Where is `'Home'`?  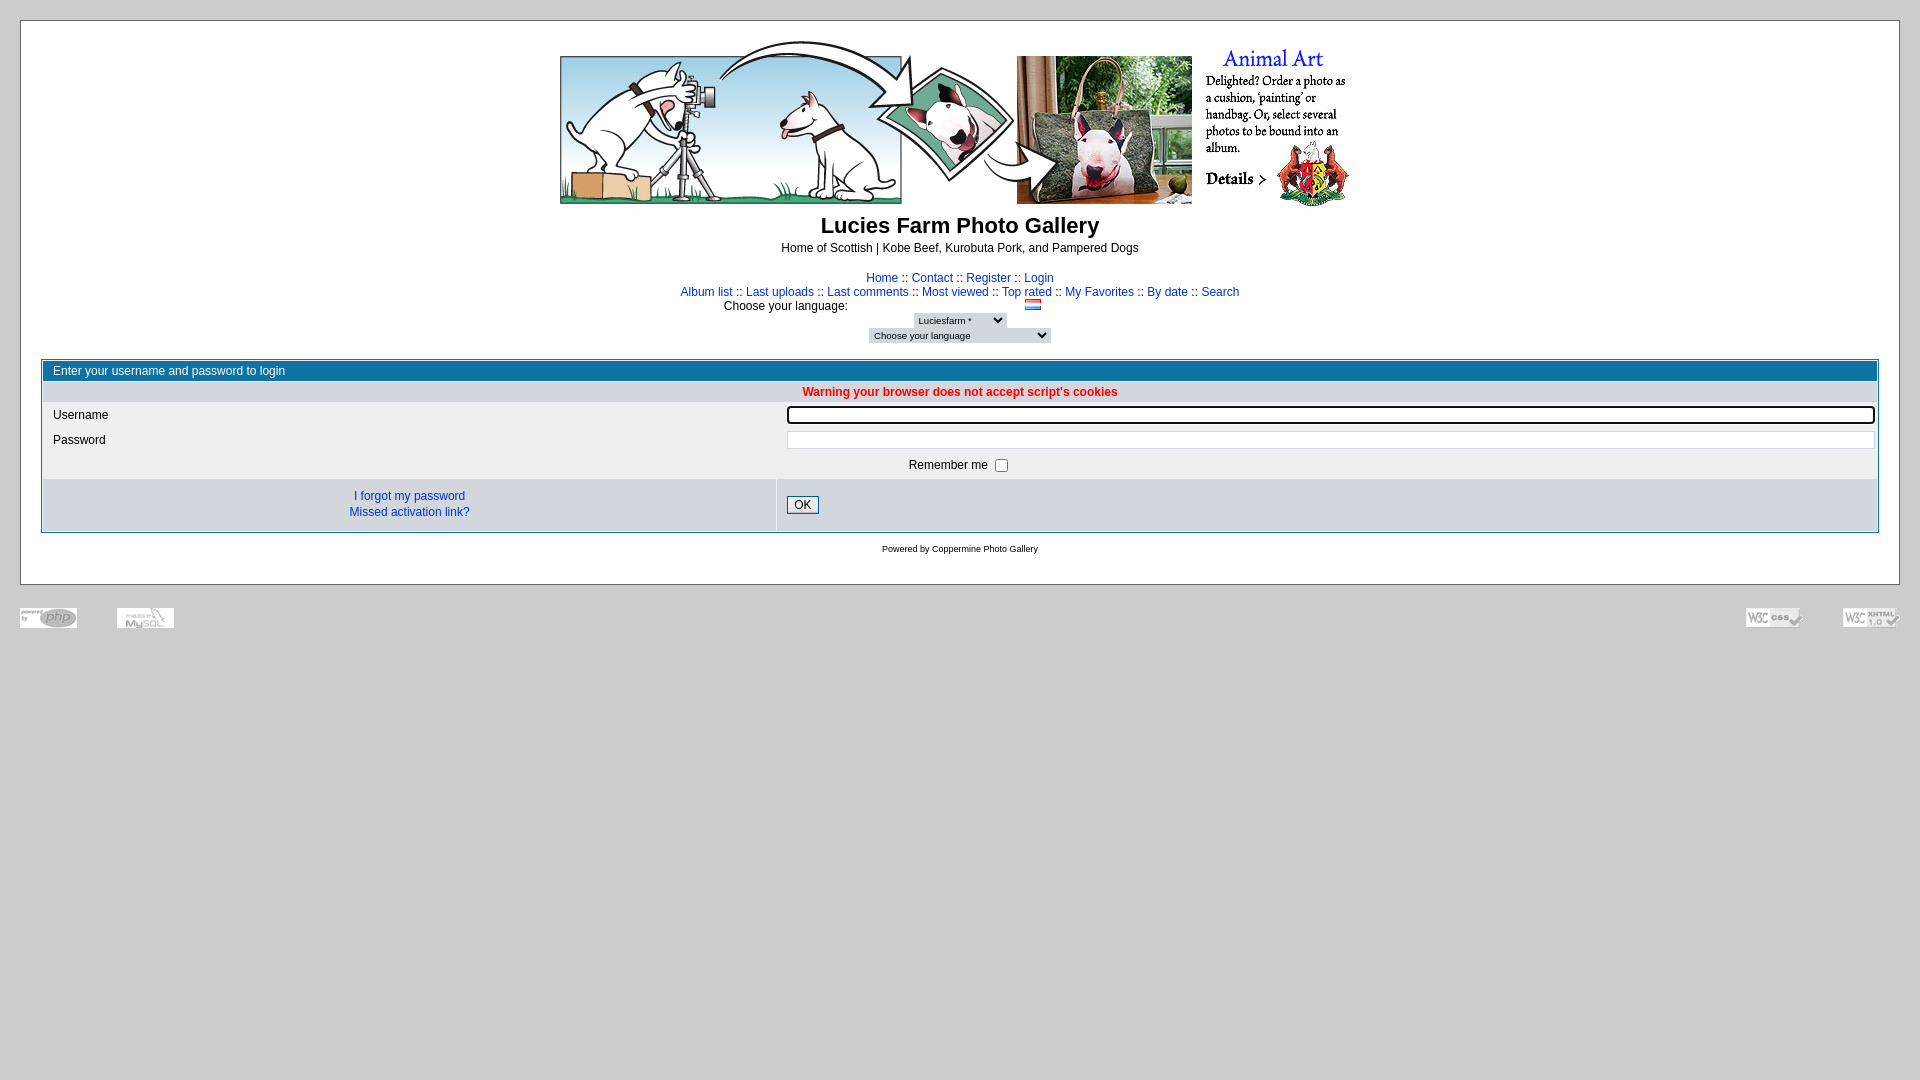
'Home' is located at coordinates (881, 277).